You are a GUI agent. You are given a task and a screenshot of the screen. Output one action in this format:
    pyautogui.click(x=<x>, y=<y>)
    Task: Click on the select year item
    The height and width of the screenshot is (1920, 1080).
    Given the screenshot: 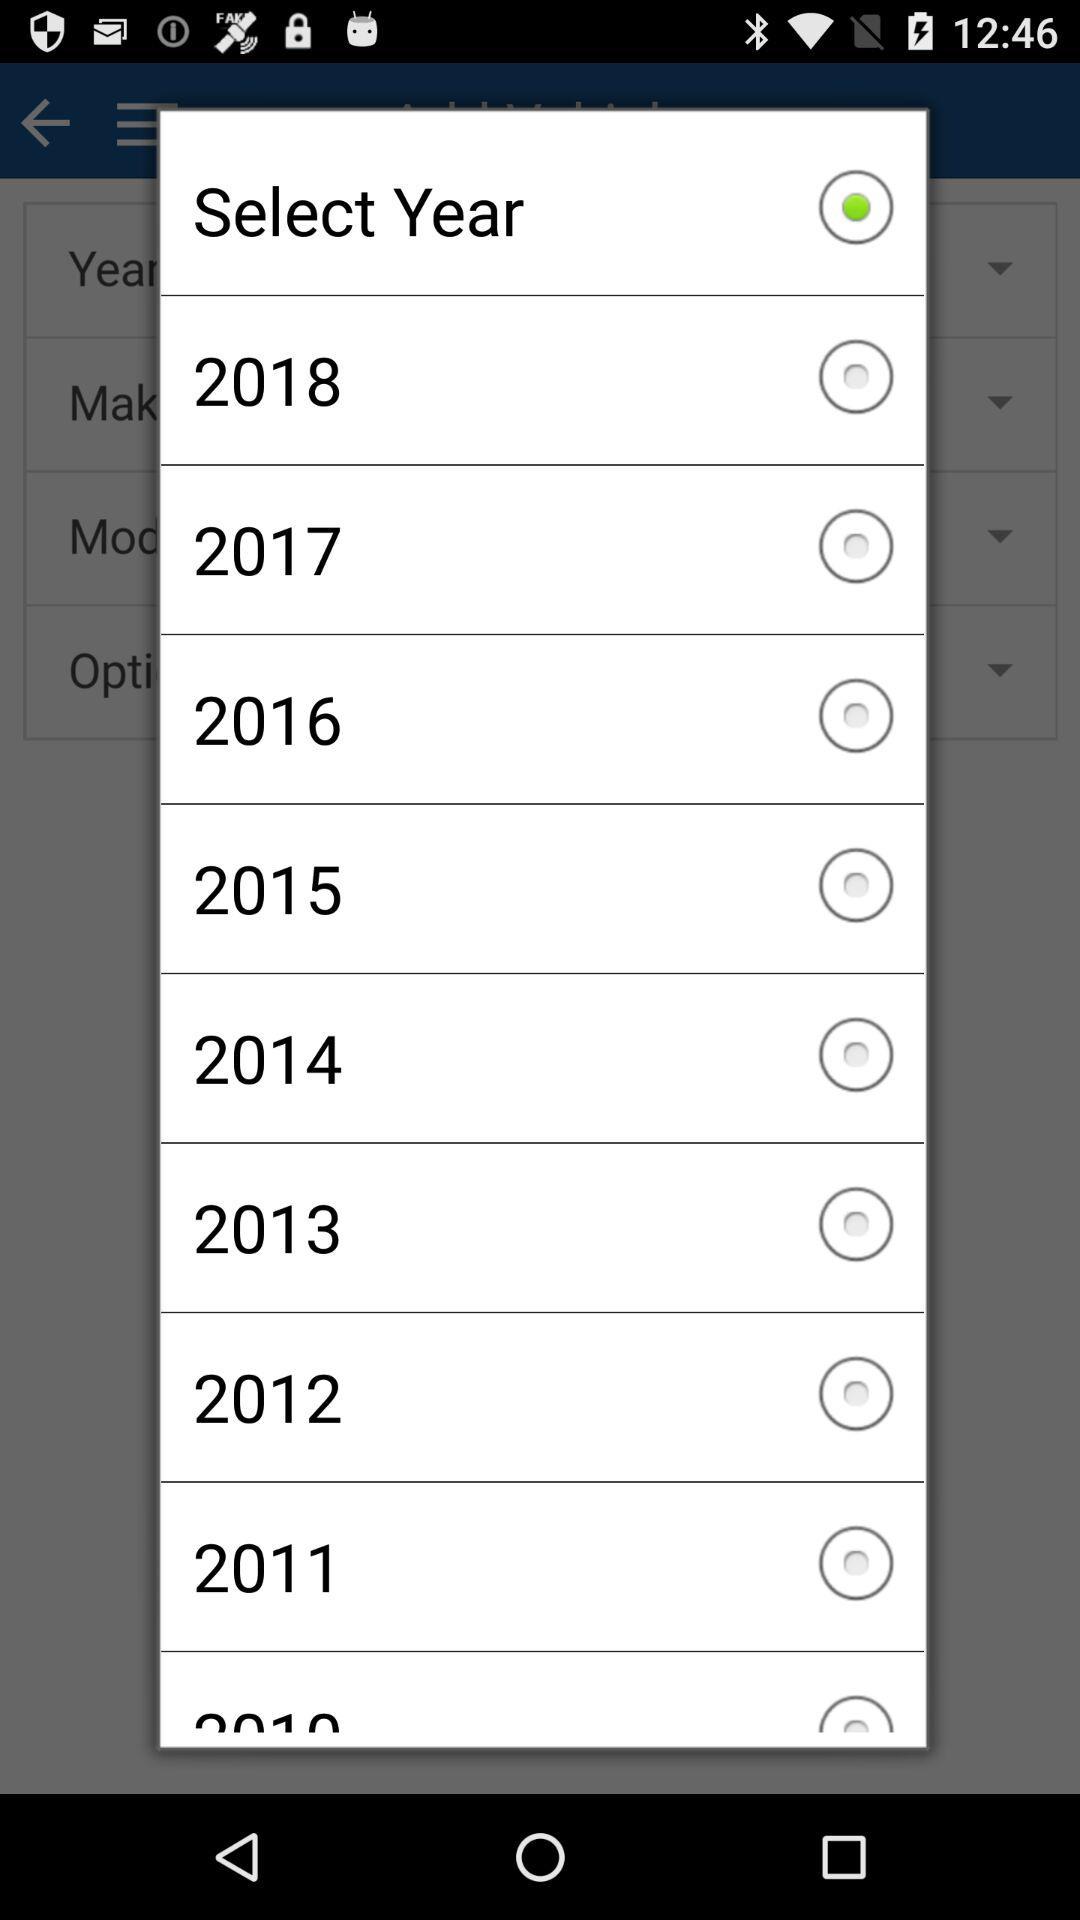 What is the action you would take?
    pyautogui.click(x=542, y=210)
    